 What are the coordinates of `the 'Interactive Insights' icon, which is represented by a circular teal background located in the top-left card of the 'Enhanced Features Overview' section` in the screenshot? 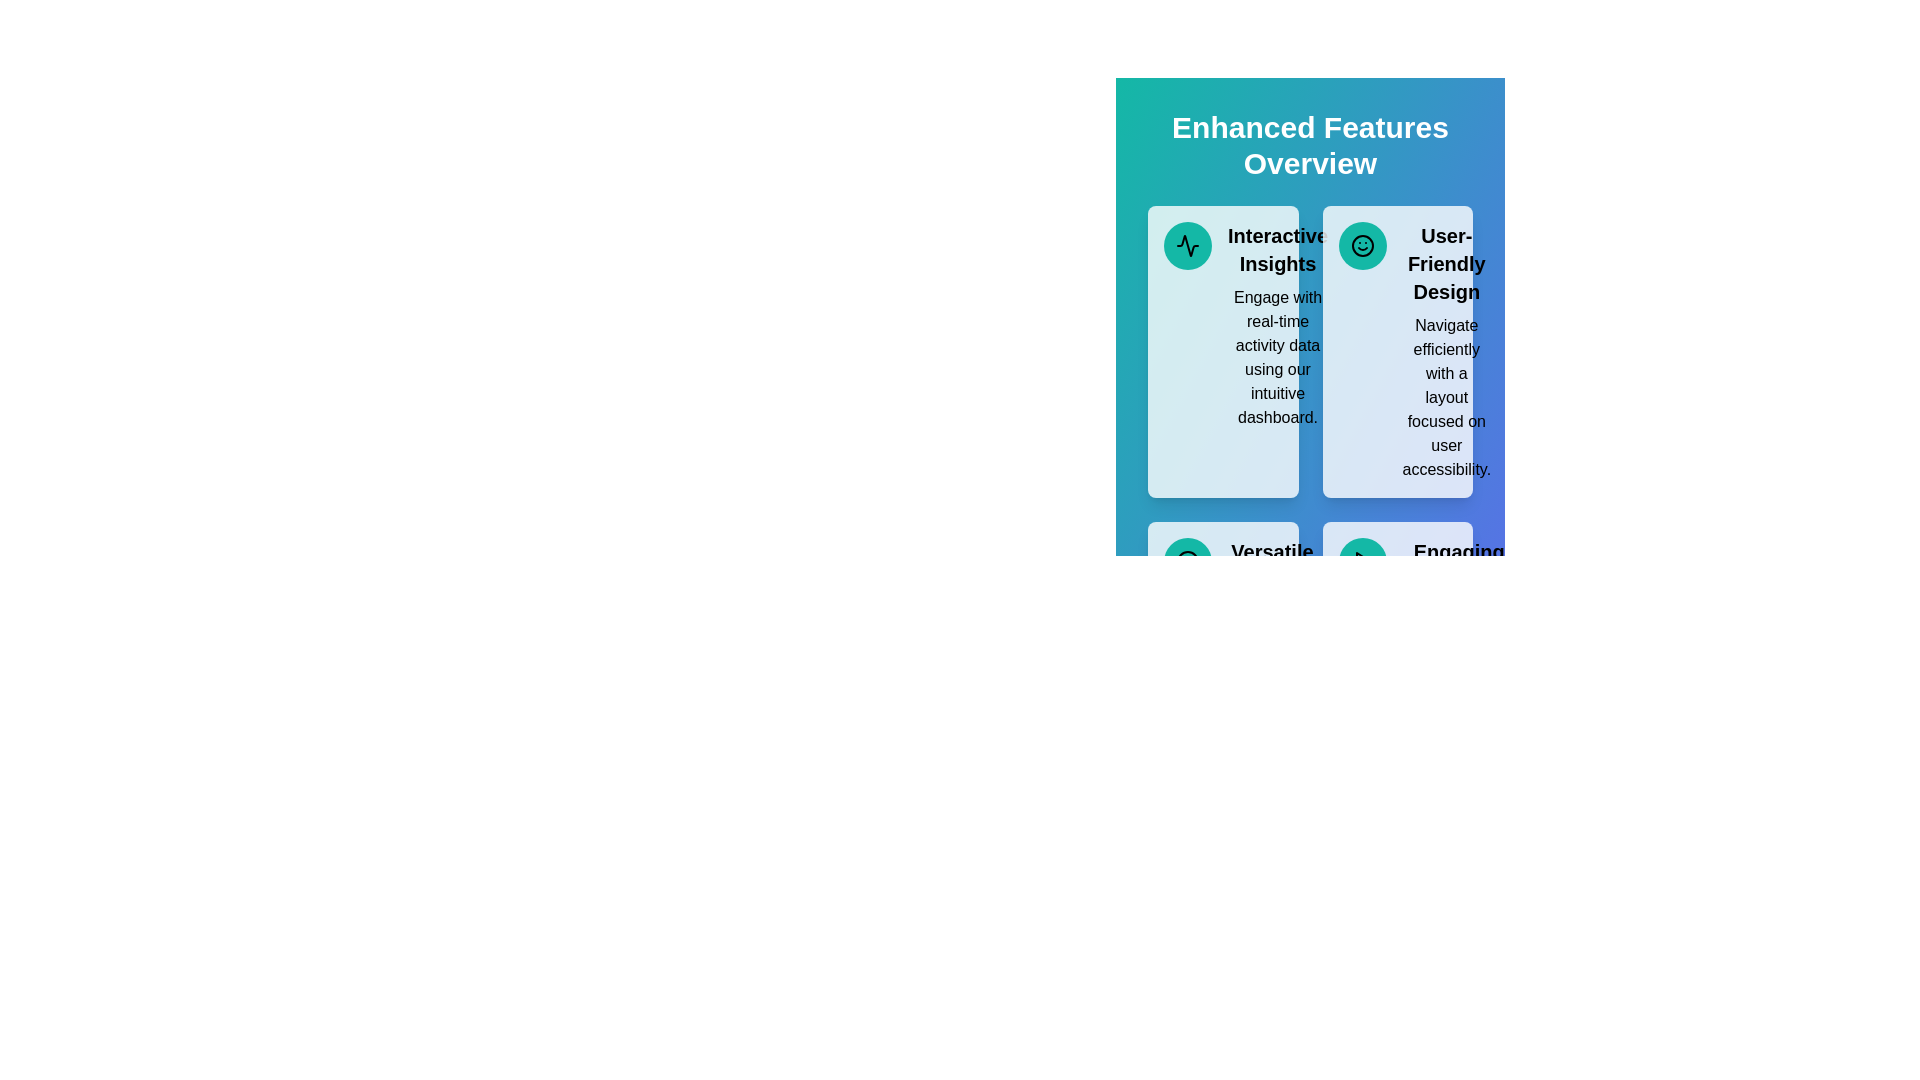 It's located at (1188, 245).